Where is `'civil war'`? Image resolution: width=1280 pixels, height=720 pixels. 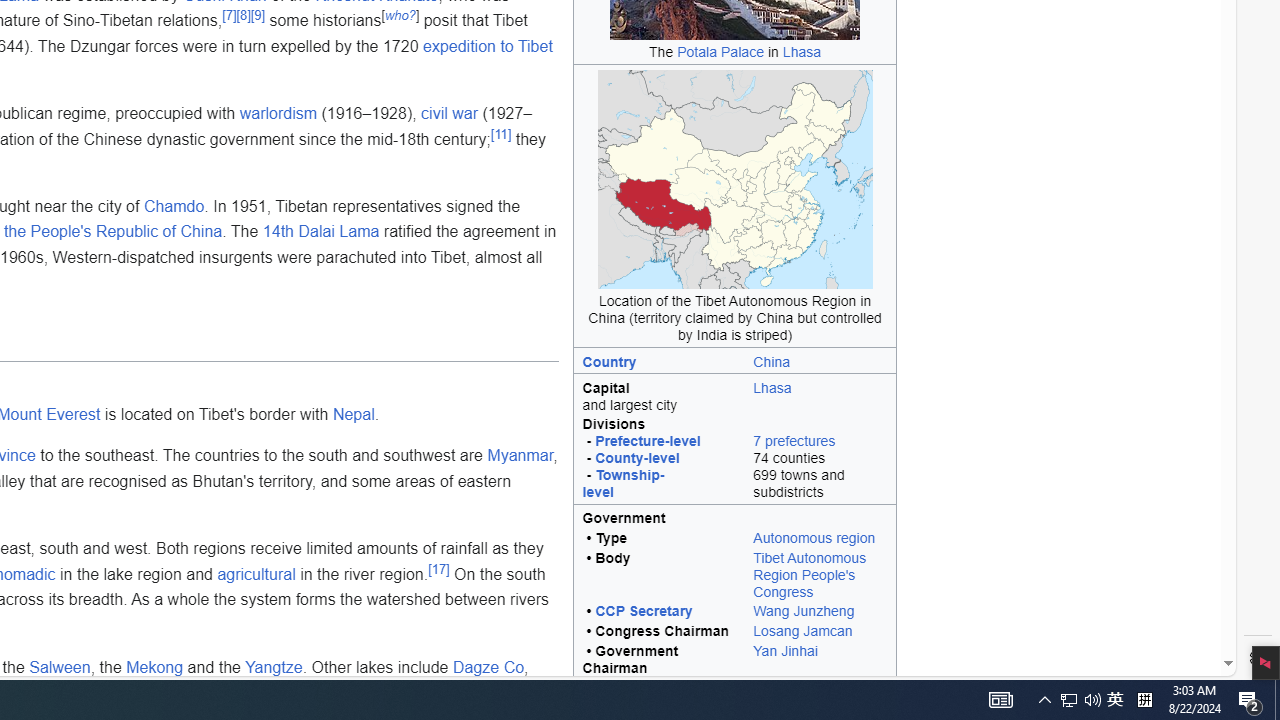 'civil war' is located at coordinates (448, 114).